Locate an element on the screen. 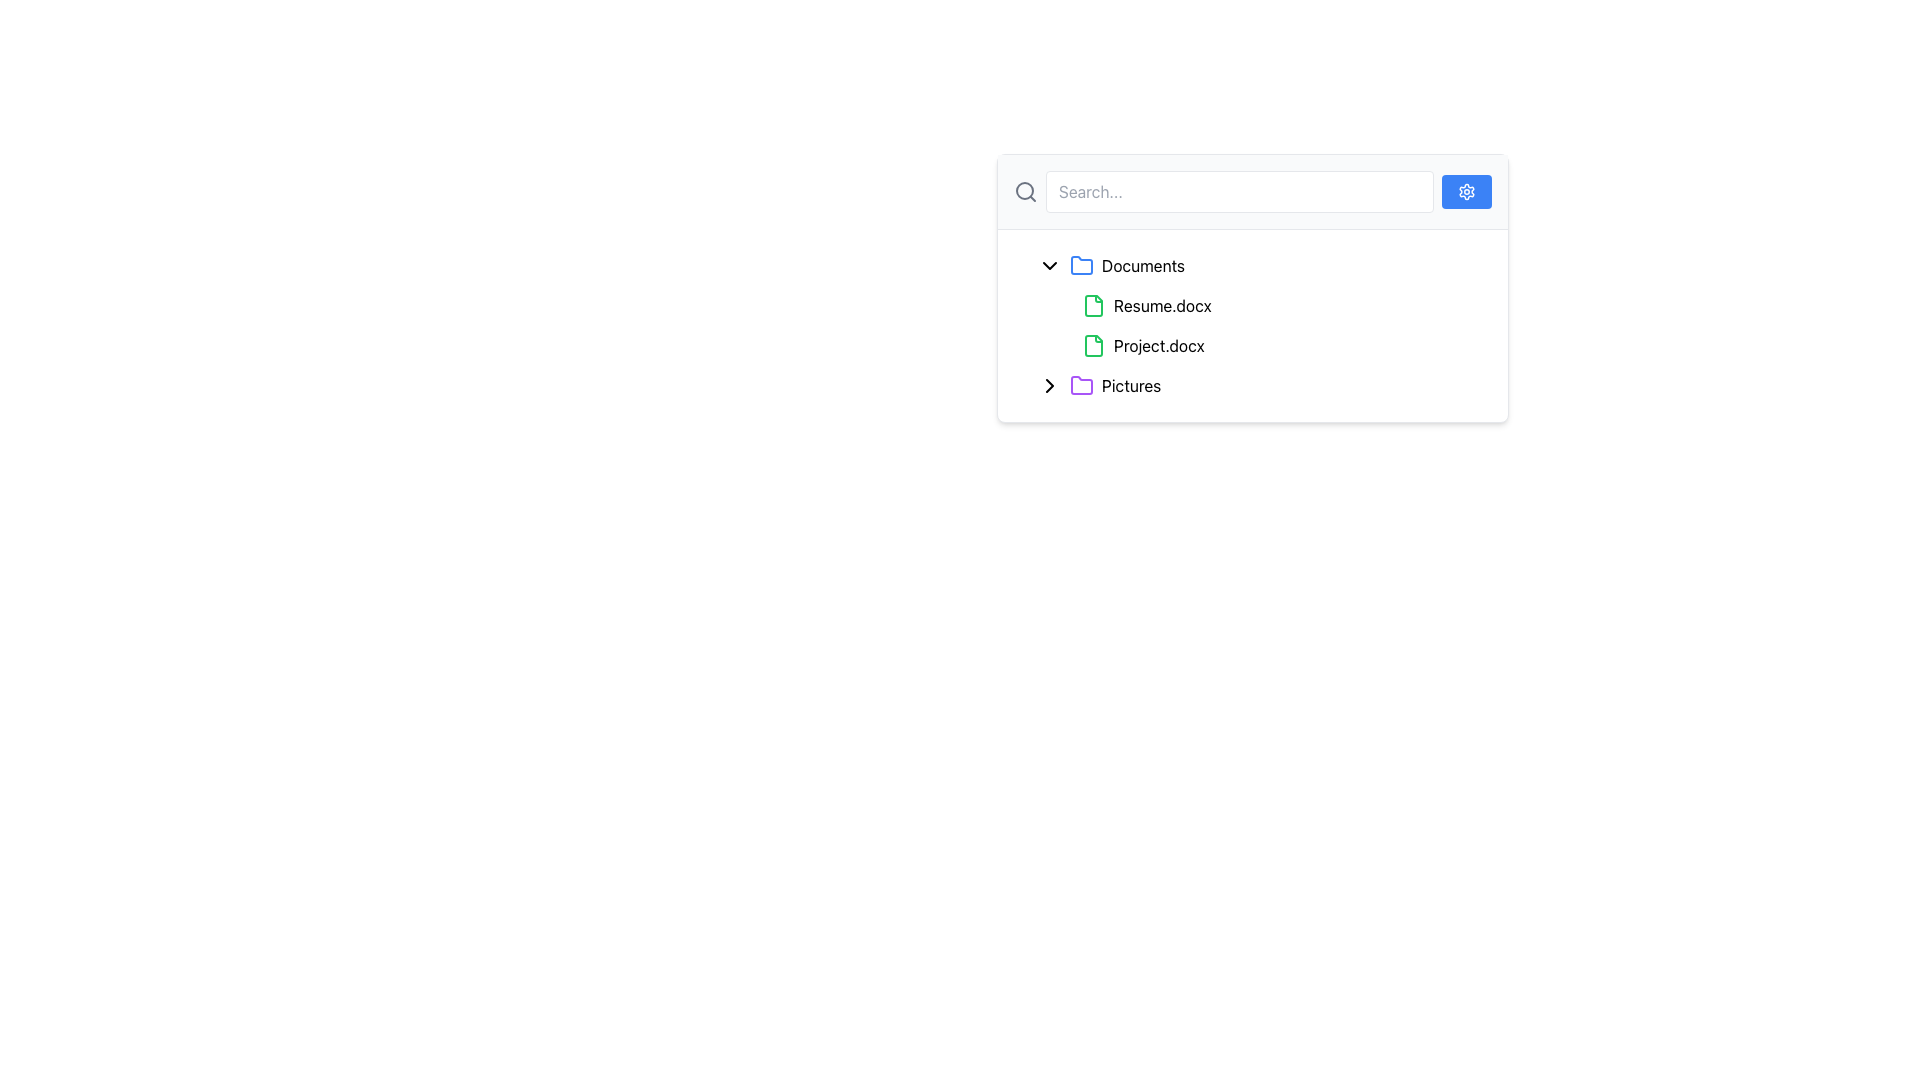 The height and width of the screenshot is (1080, 1920). the selectable file entry labeled 'Project.docx' is located at coordinates (1260, 345).